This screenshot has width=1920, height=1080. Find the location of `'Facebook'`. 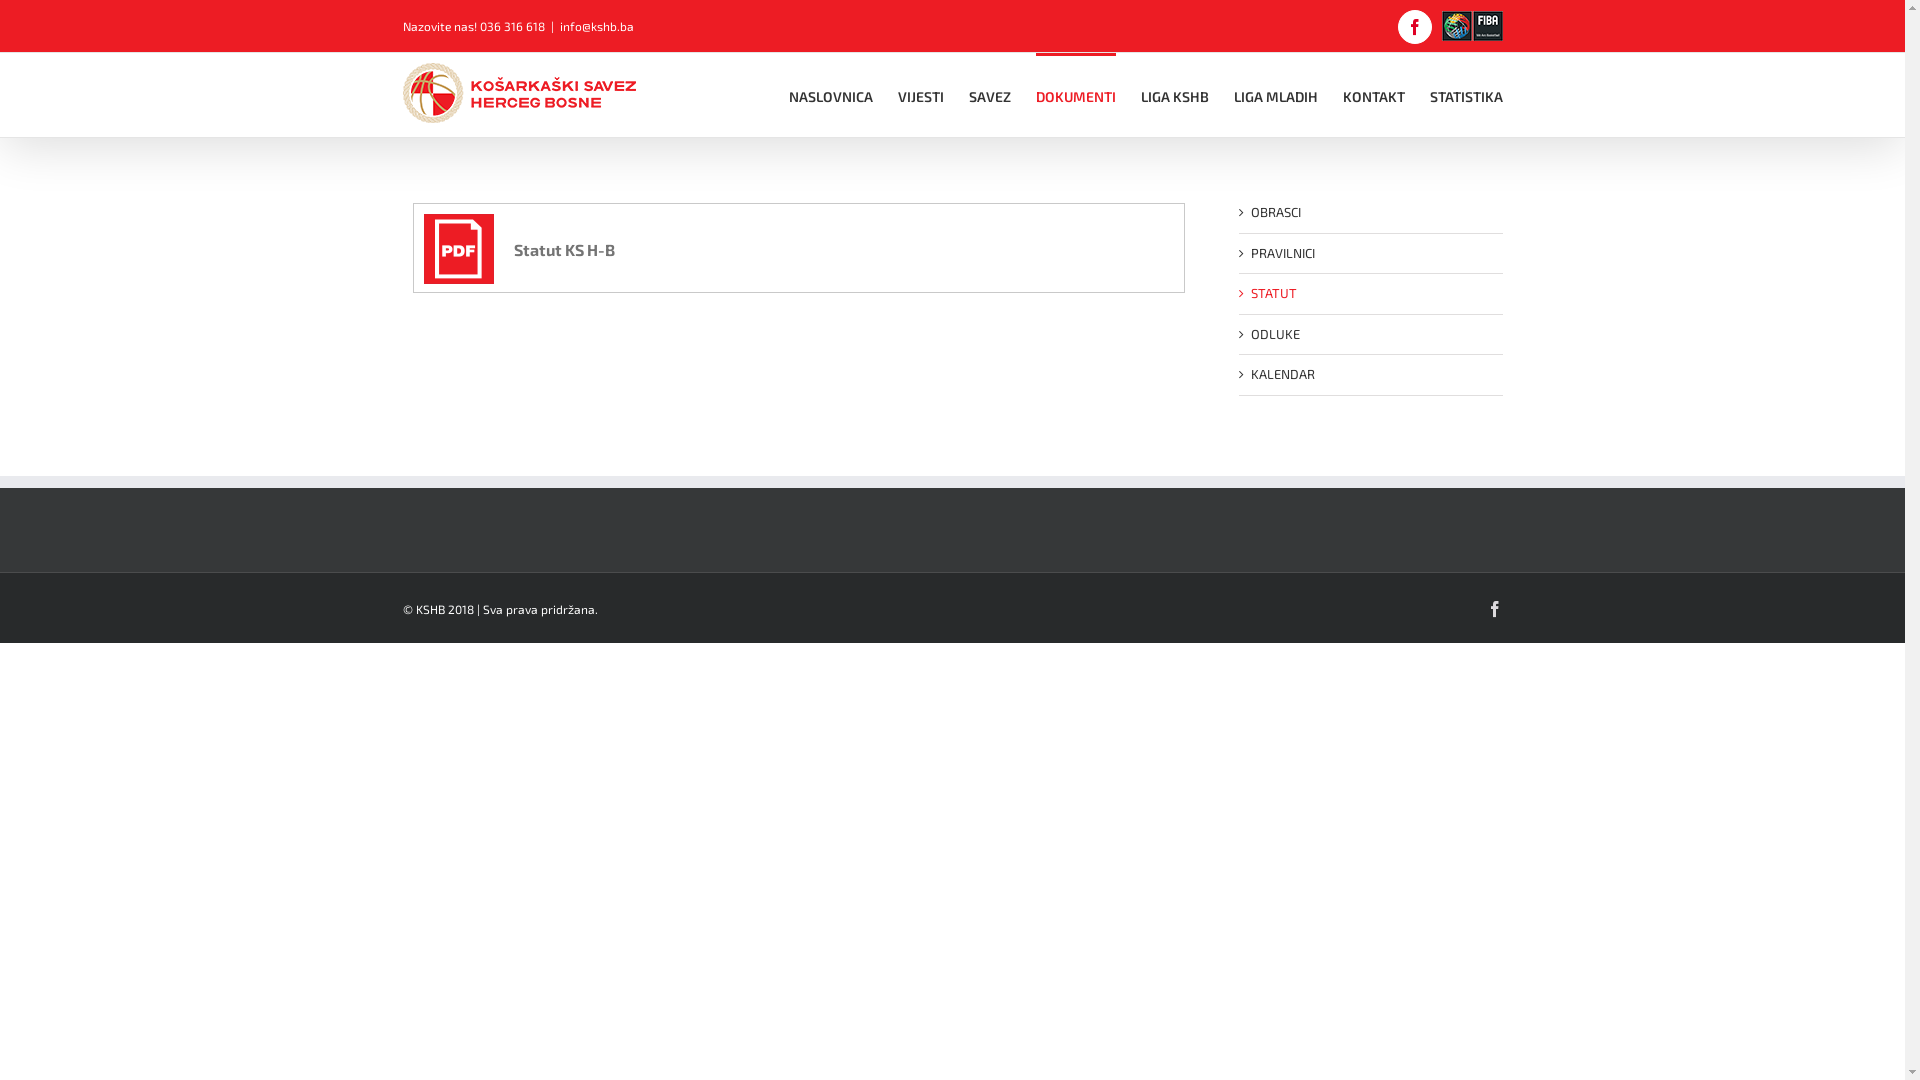

'Facebook' is located at coordinates (1414, 27).